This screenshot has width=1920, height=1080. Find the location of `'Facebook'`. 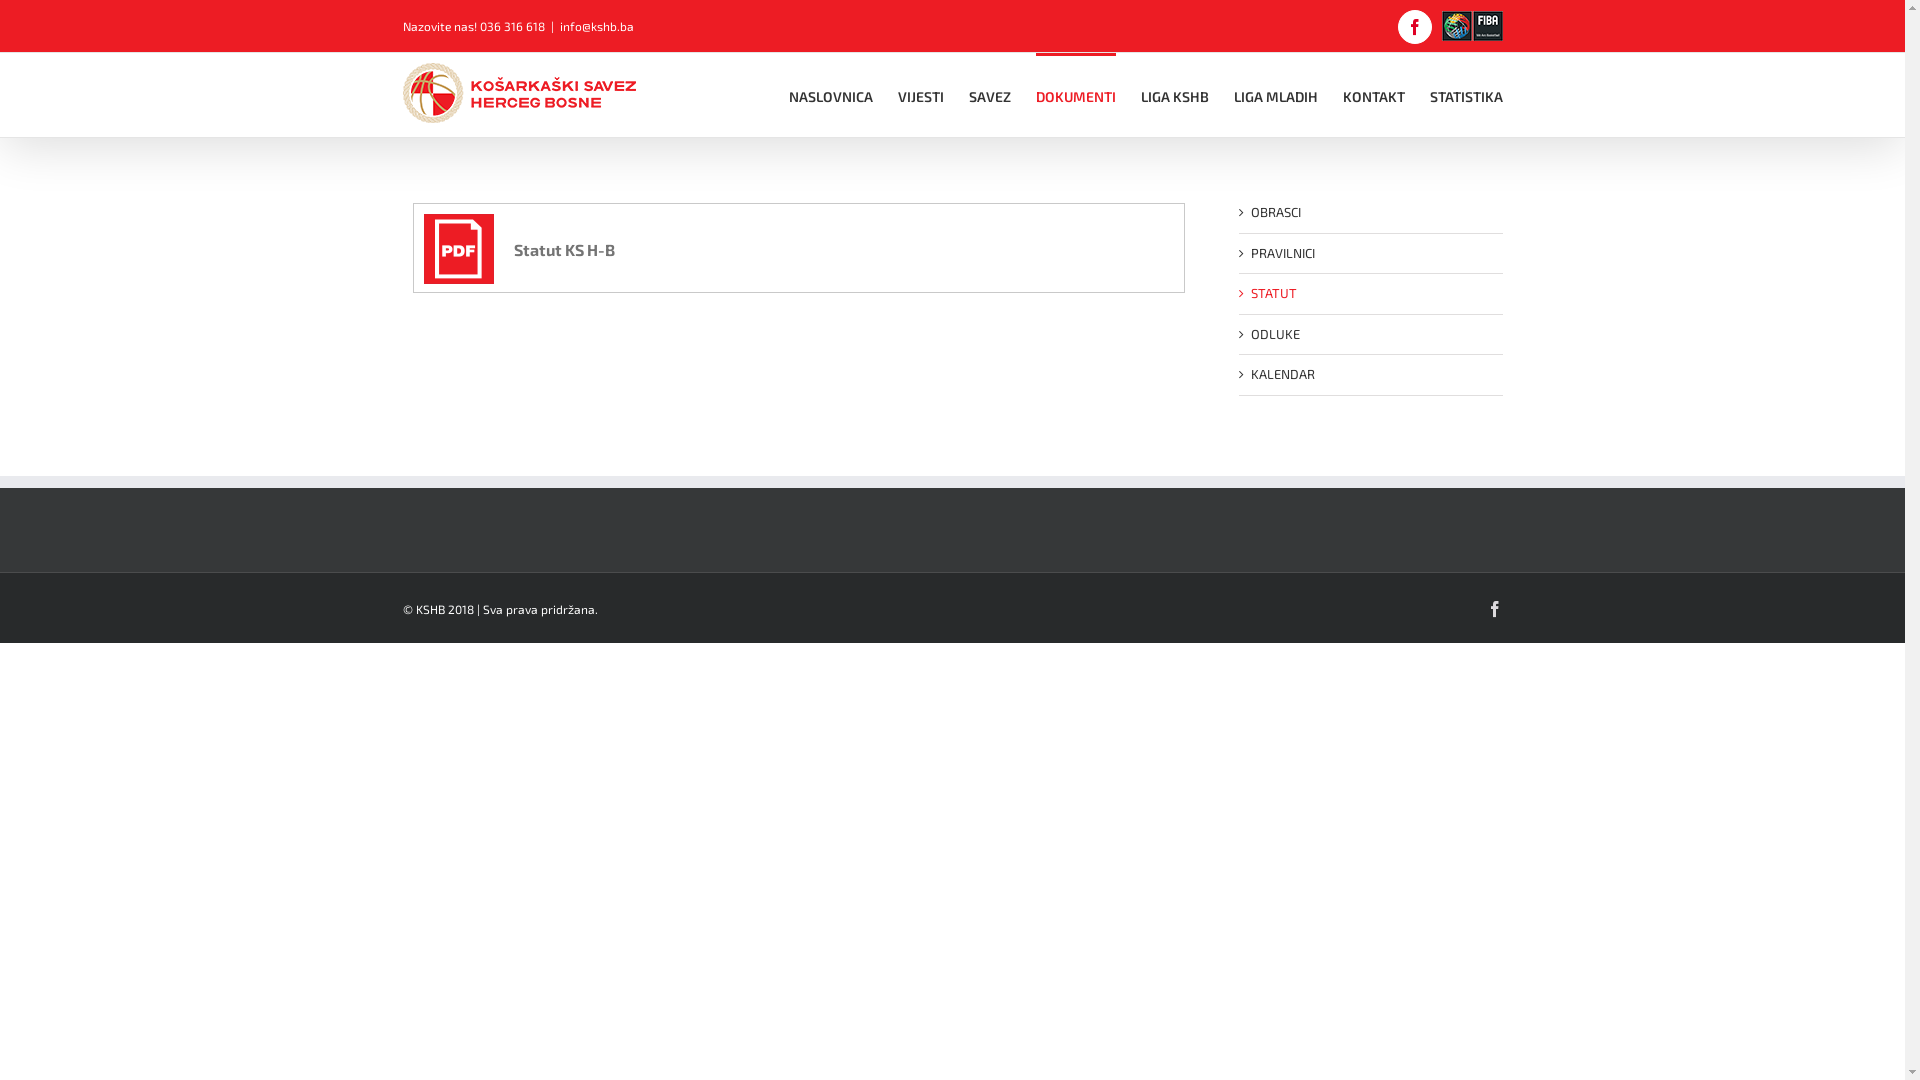

'Facebook' is located at coordinates (1414, 27).